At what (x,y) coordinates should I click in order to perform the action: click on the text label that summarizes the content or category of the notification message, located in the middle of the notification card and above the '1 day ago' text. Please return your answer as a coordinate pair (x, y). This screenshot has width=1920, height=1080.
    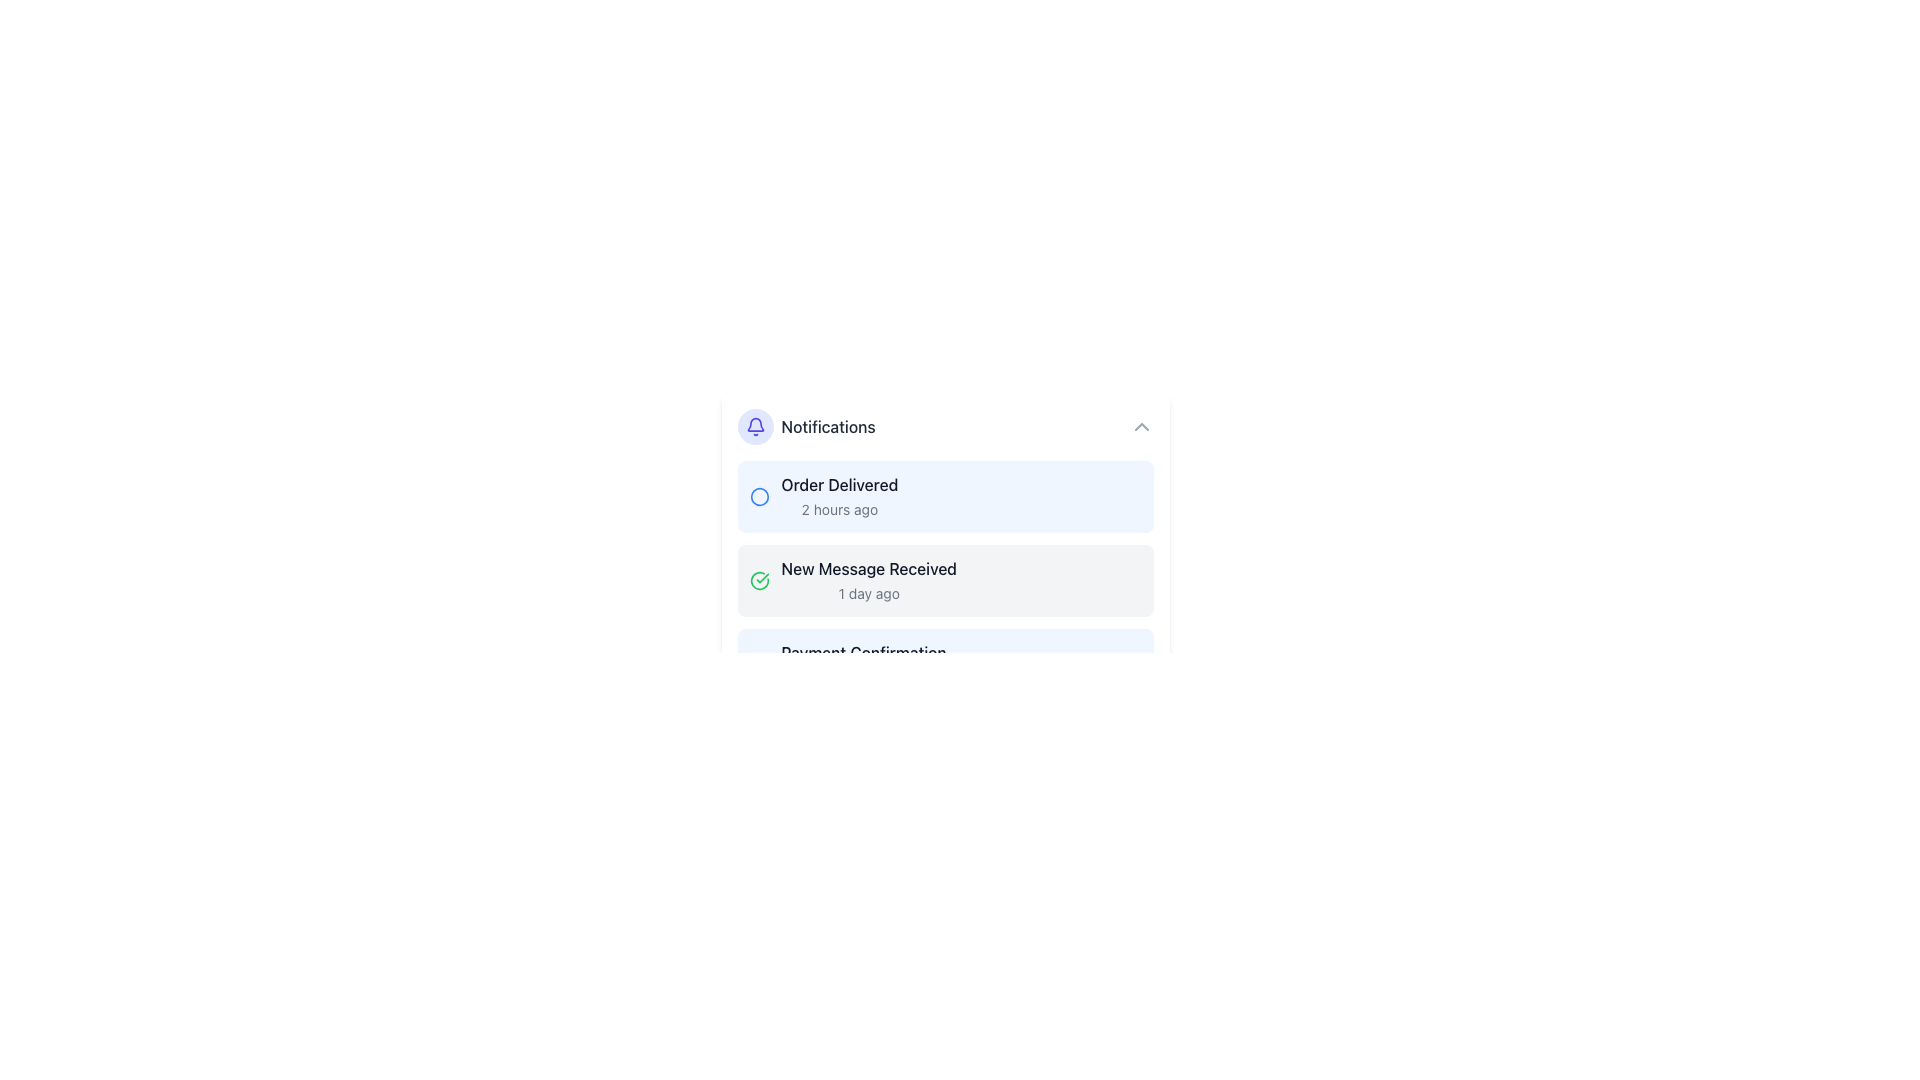
    Looking at the image, I should click on (869, 569).